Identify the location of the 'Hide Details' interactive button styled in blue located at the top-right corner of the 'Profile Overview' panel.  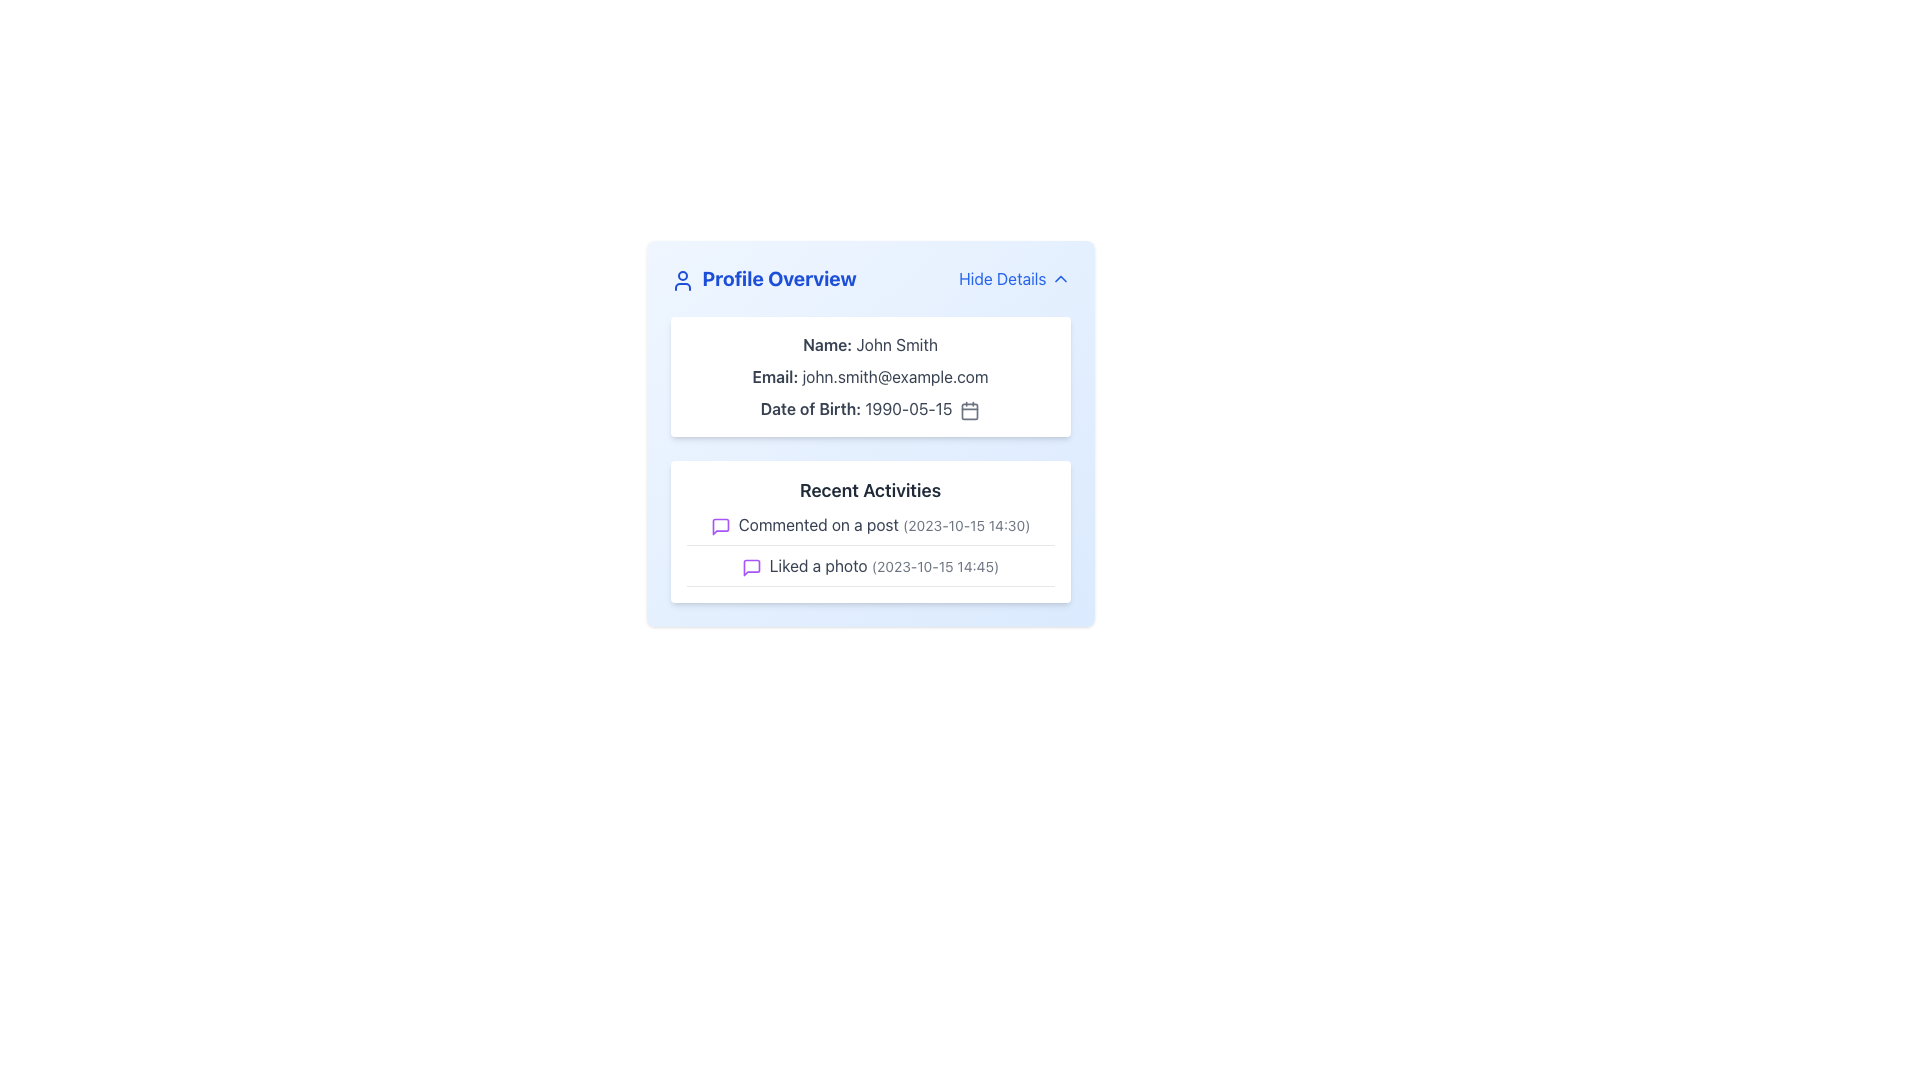
(1014, 278).